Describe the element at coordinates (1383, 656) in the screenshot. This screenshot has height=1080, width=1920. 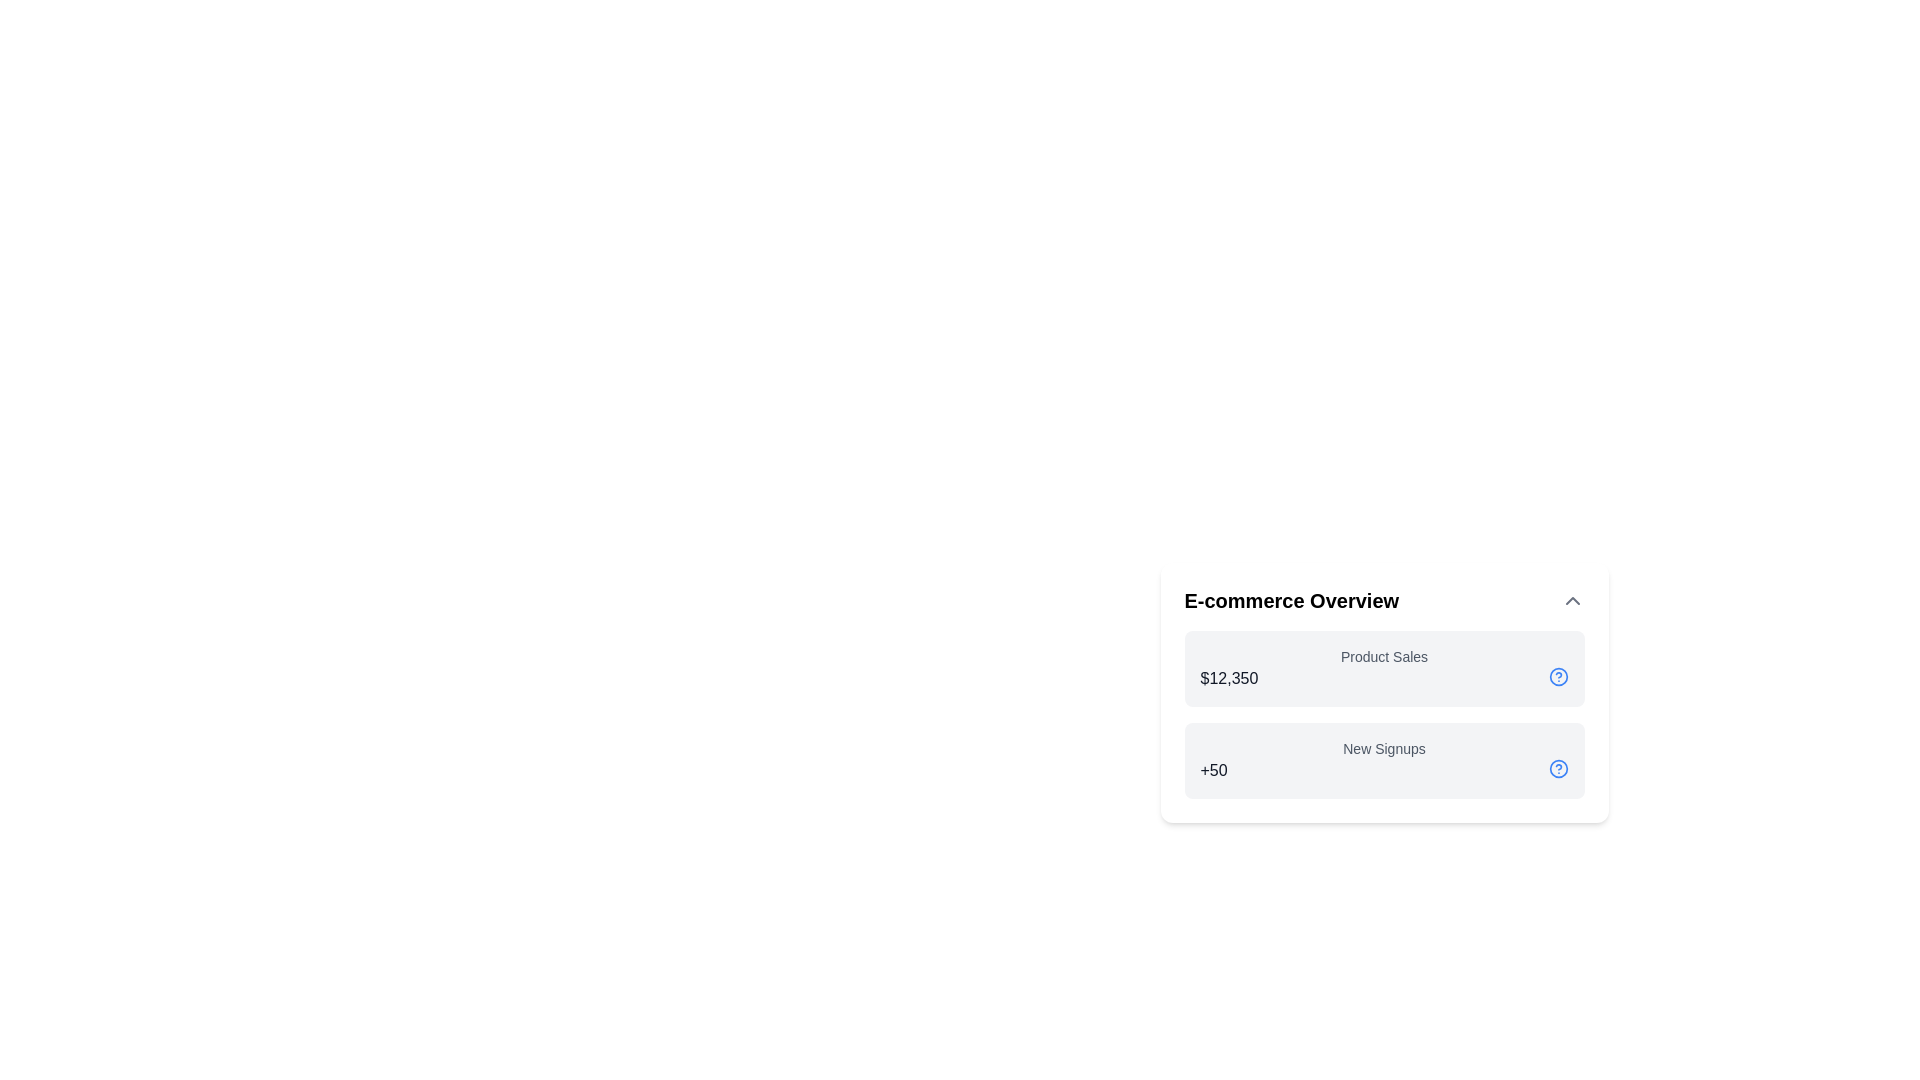
I see `the text label displaying 'Product Sales' located under the title 'E-commerce Overview', above the value '$12,350'` at that location.